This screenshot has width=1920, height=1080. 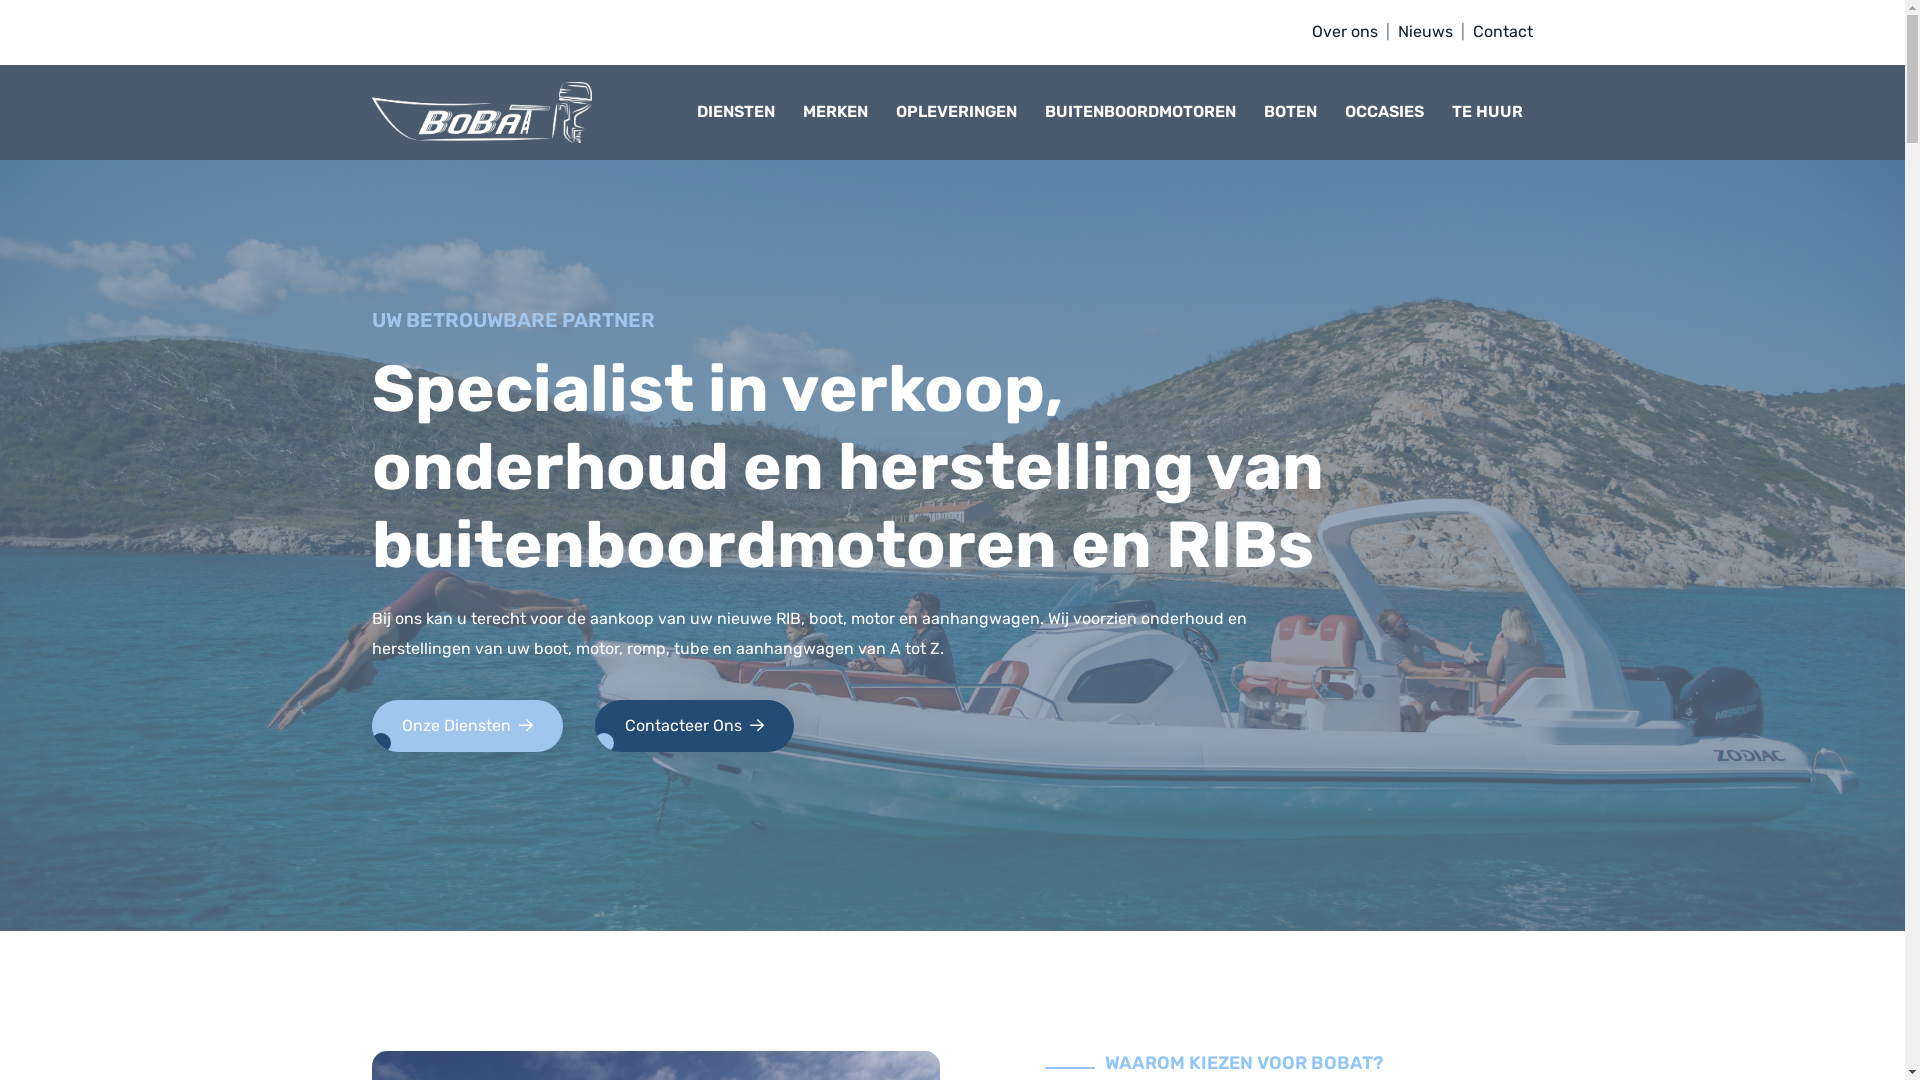 I want to click on 'Over ons', so click(x=1344, y=32).